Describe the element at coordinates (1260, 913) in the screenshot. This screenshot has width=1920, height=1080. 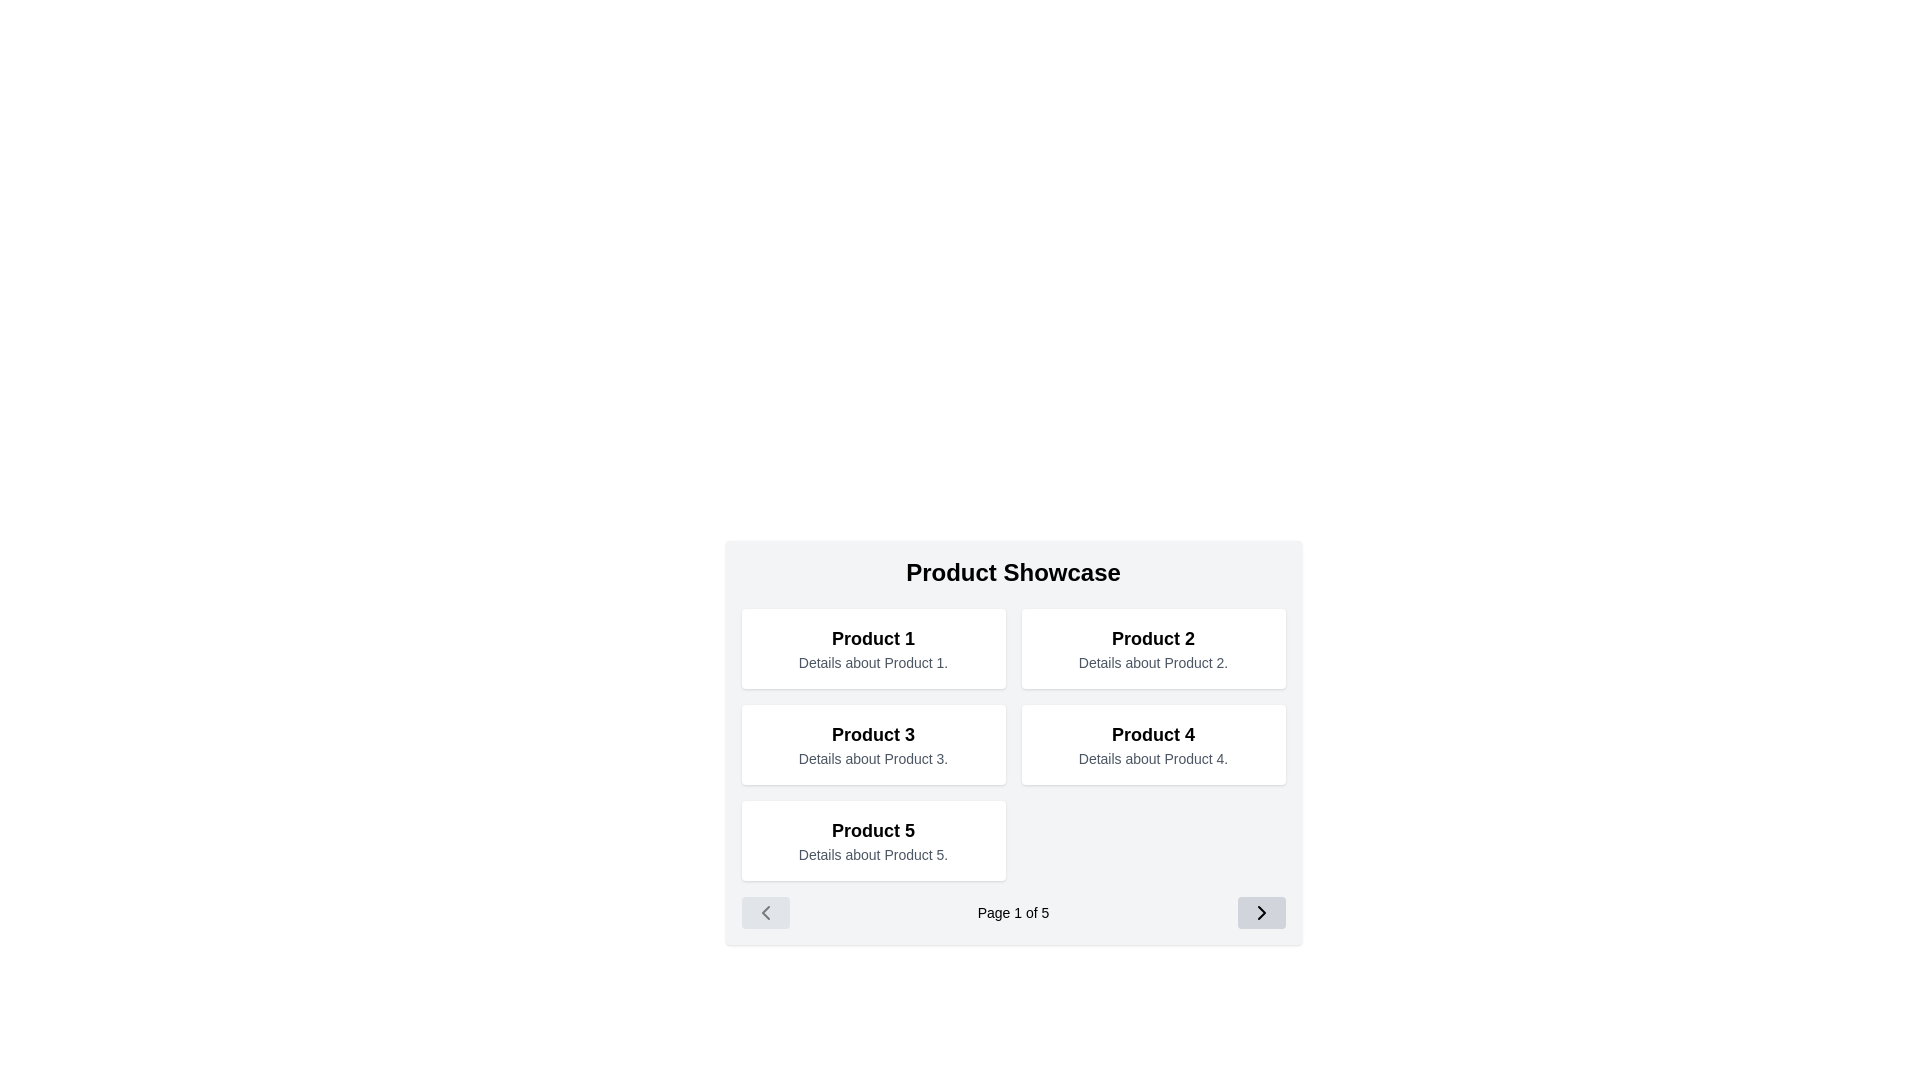
I see `the triangular right-pointing arrow icon located within the square button at the bottom-right corner of the panel` at that location.